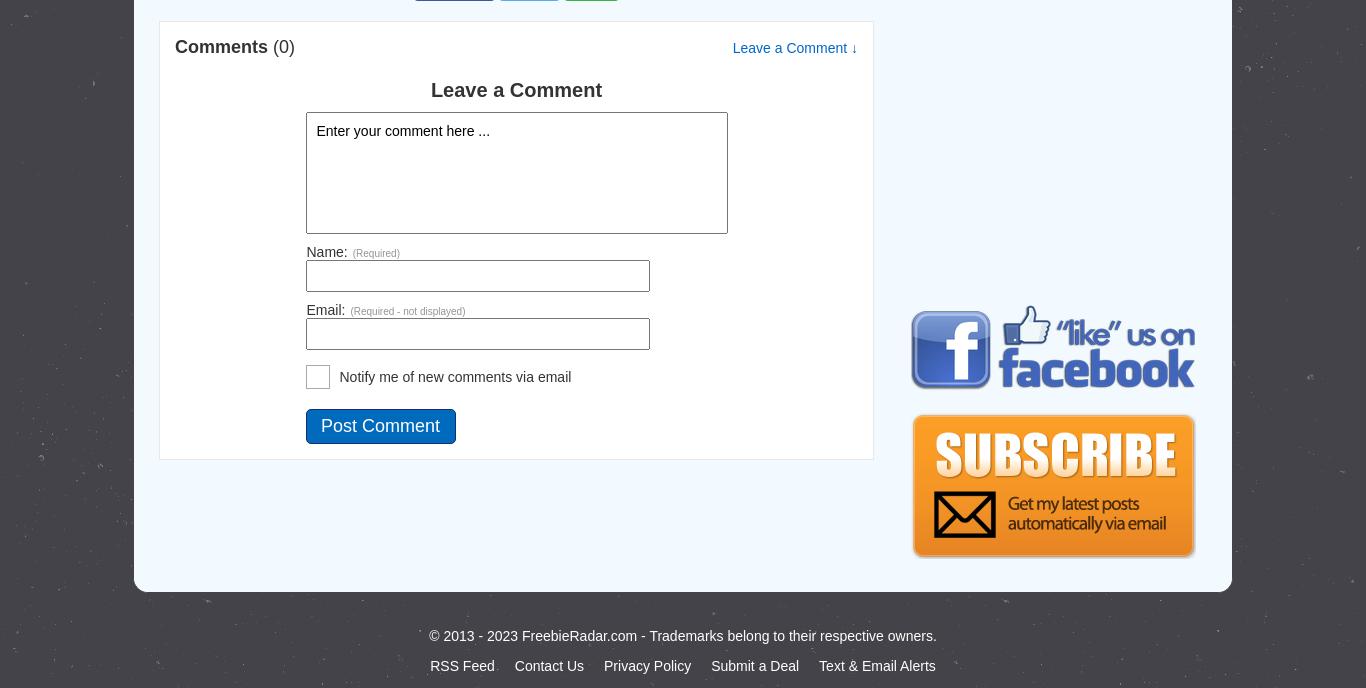  What do you see at coordinates (428, 635) in the screenshot?
I see `'© 2013 - 2023 FreebieRadar.com - Trademarks belong to their respective owners.'` at bounding box center [428, 635].